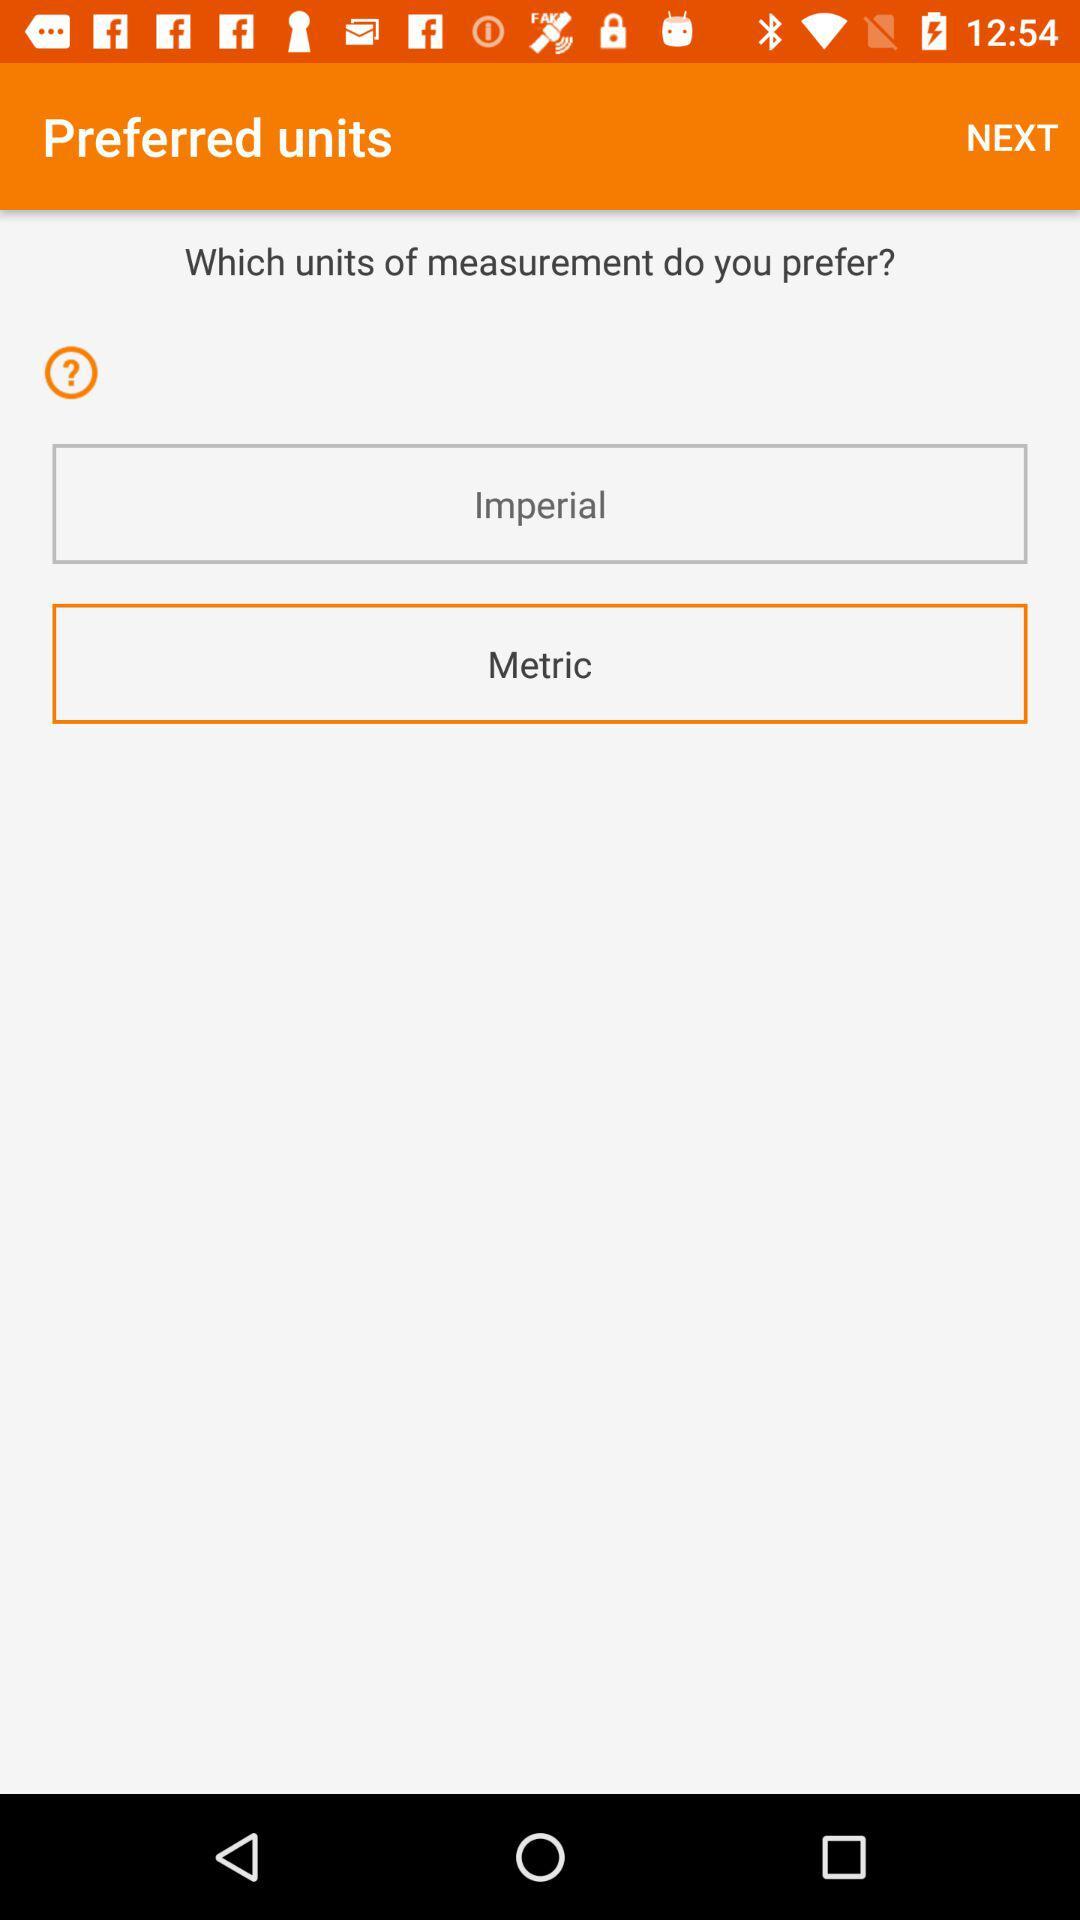 Image resolution: width=1080 pixels, height=1920 pixels. Describe the element at coordinates (540, 504) in the screenshot. I see `the imperial` at that location.